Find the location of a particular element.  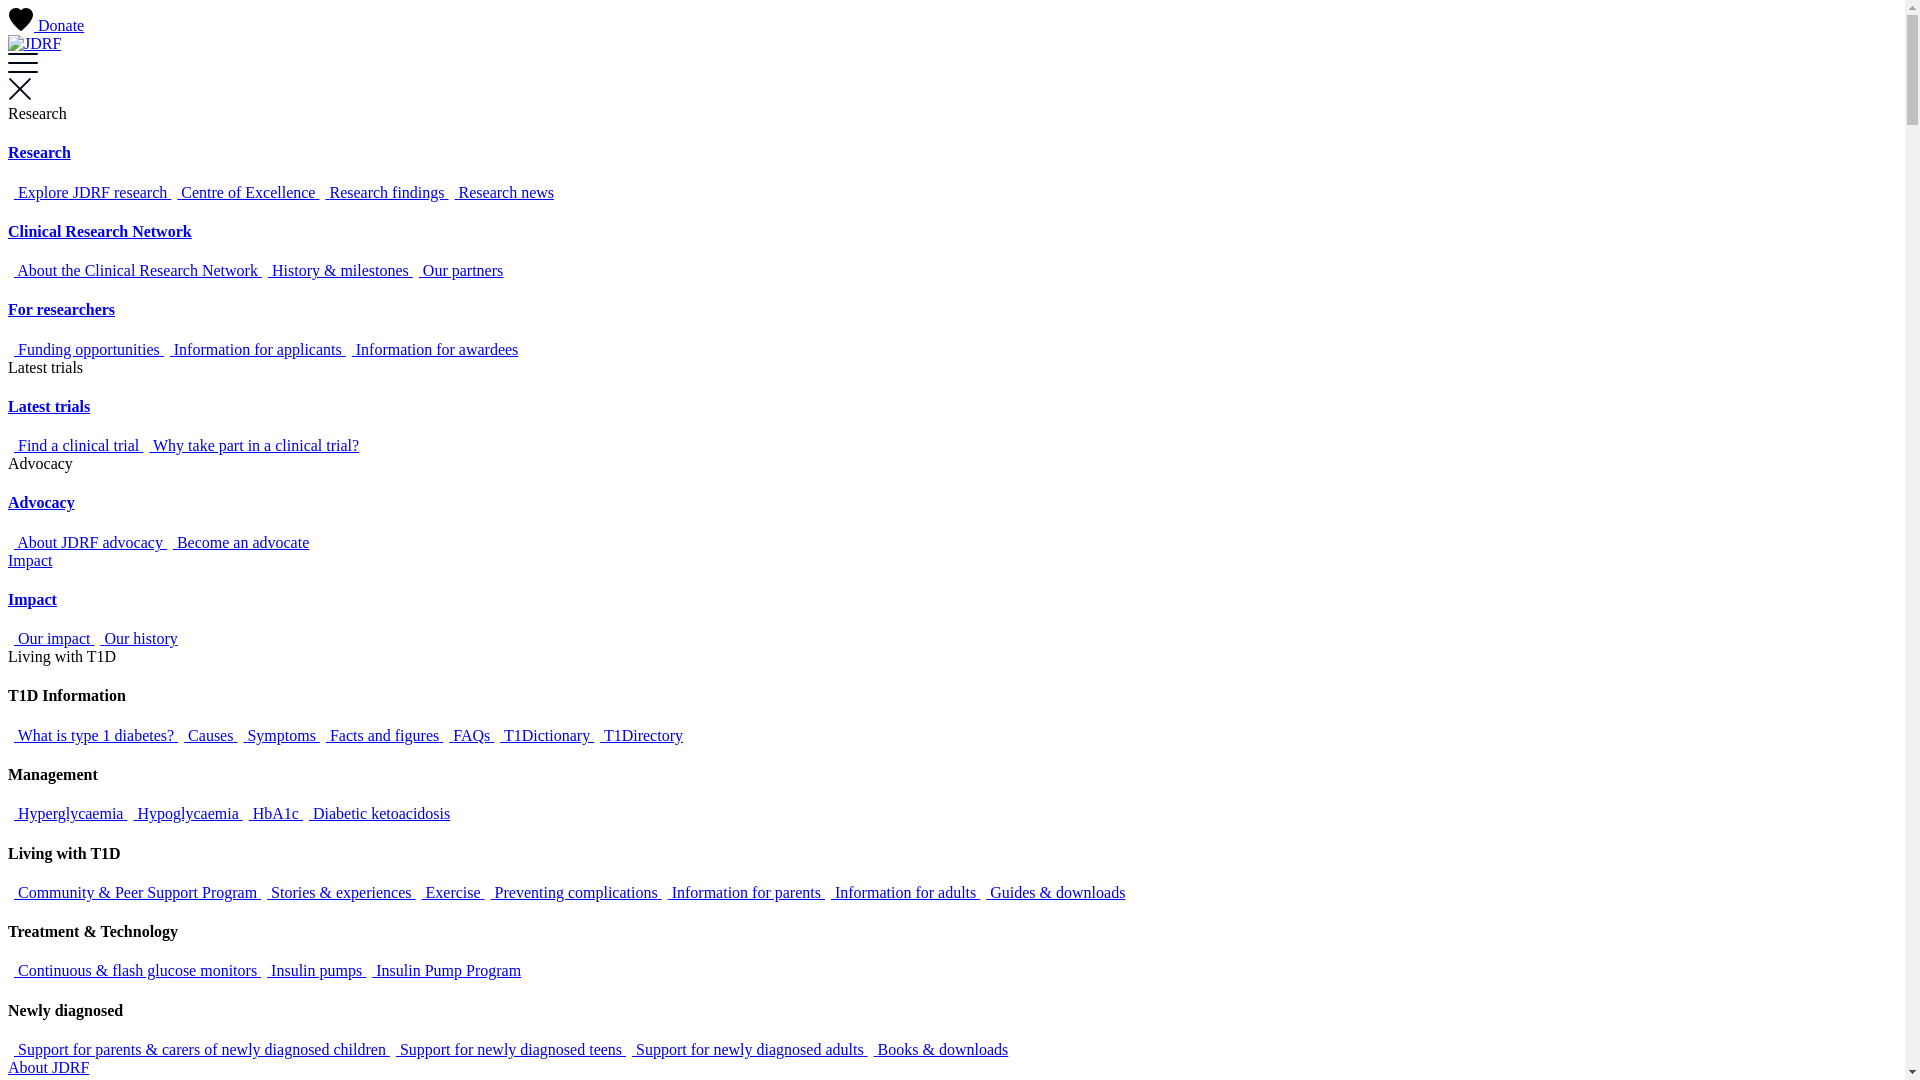

'Facts and figures' is located at coordinates (381, 735).